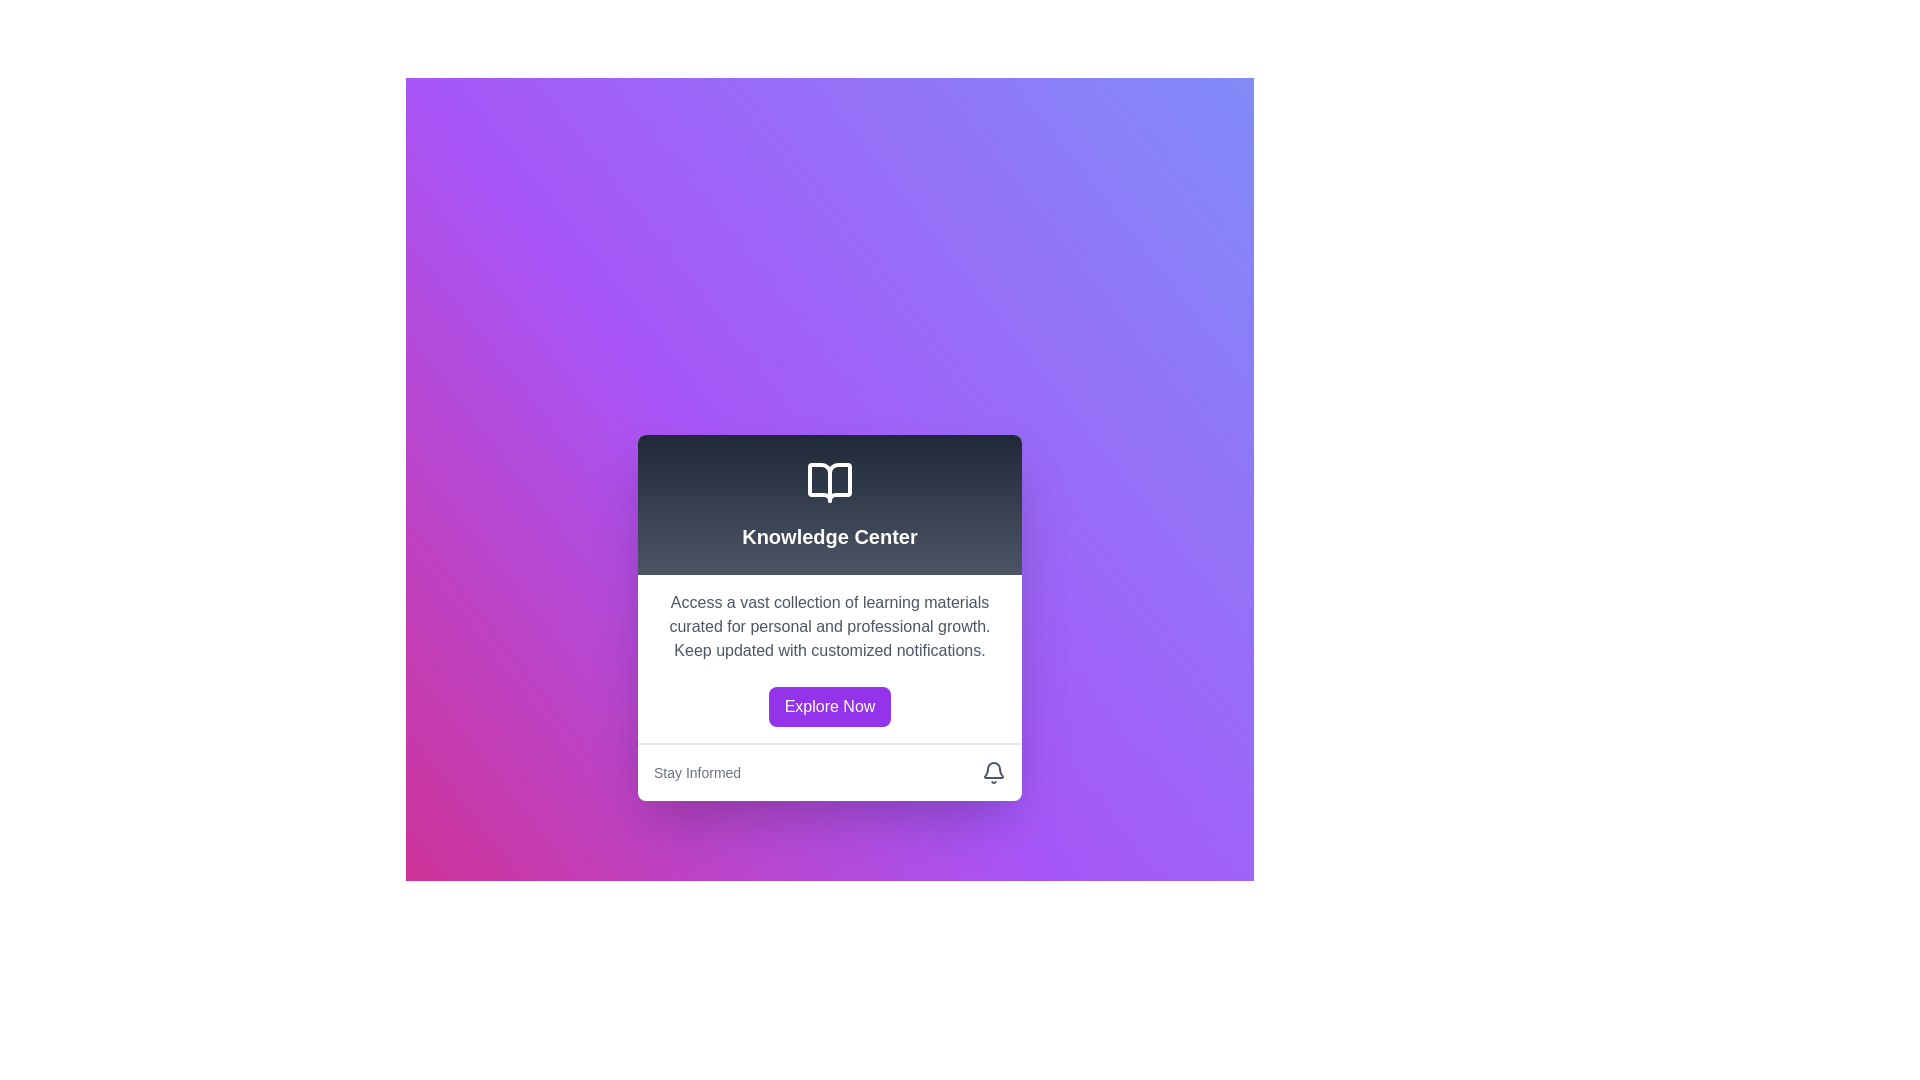 Image resolution: width=1920 pixels, height=1080 pixels. What do you see at coordinates (830, 504) in the screenshot?
I see `the Header Section that features a gradient background and contains an open book icon above the text 'Knowledge Center'` at bounding box center [830, 504].